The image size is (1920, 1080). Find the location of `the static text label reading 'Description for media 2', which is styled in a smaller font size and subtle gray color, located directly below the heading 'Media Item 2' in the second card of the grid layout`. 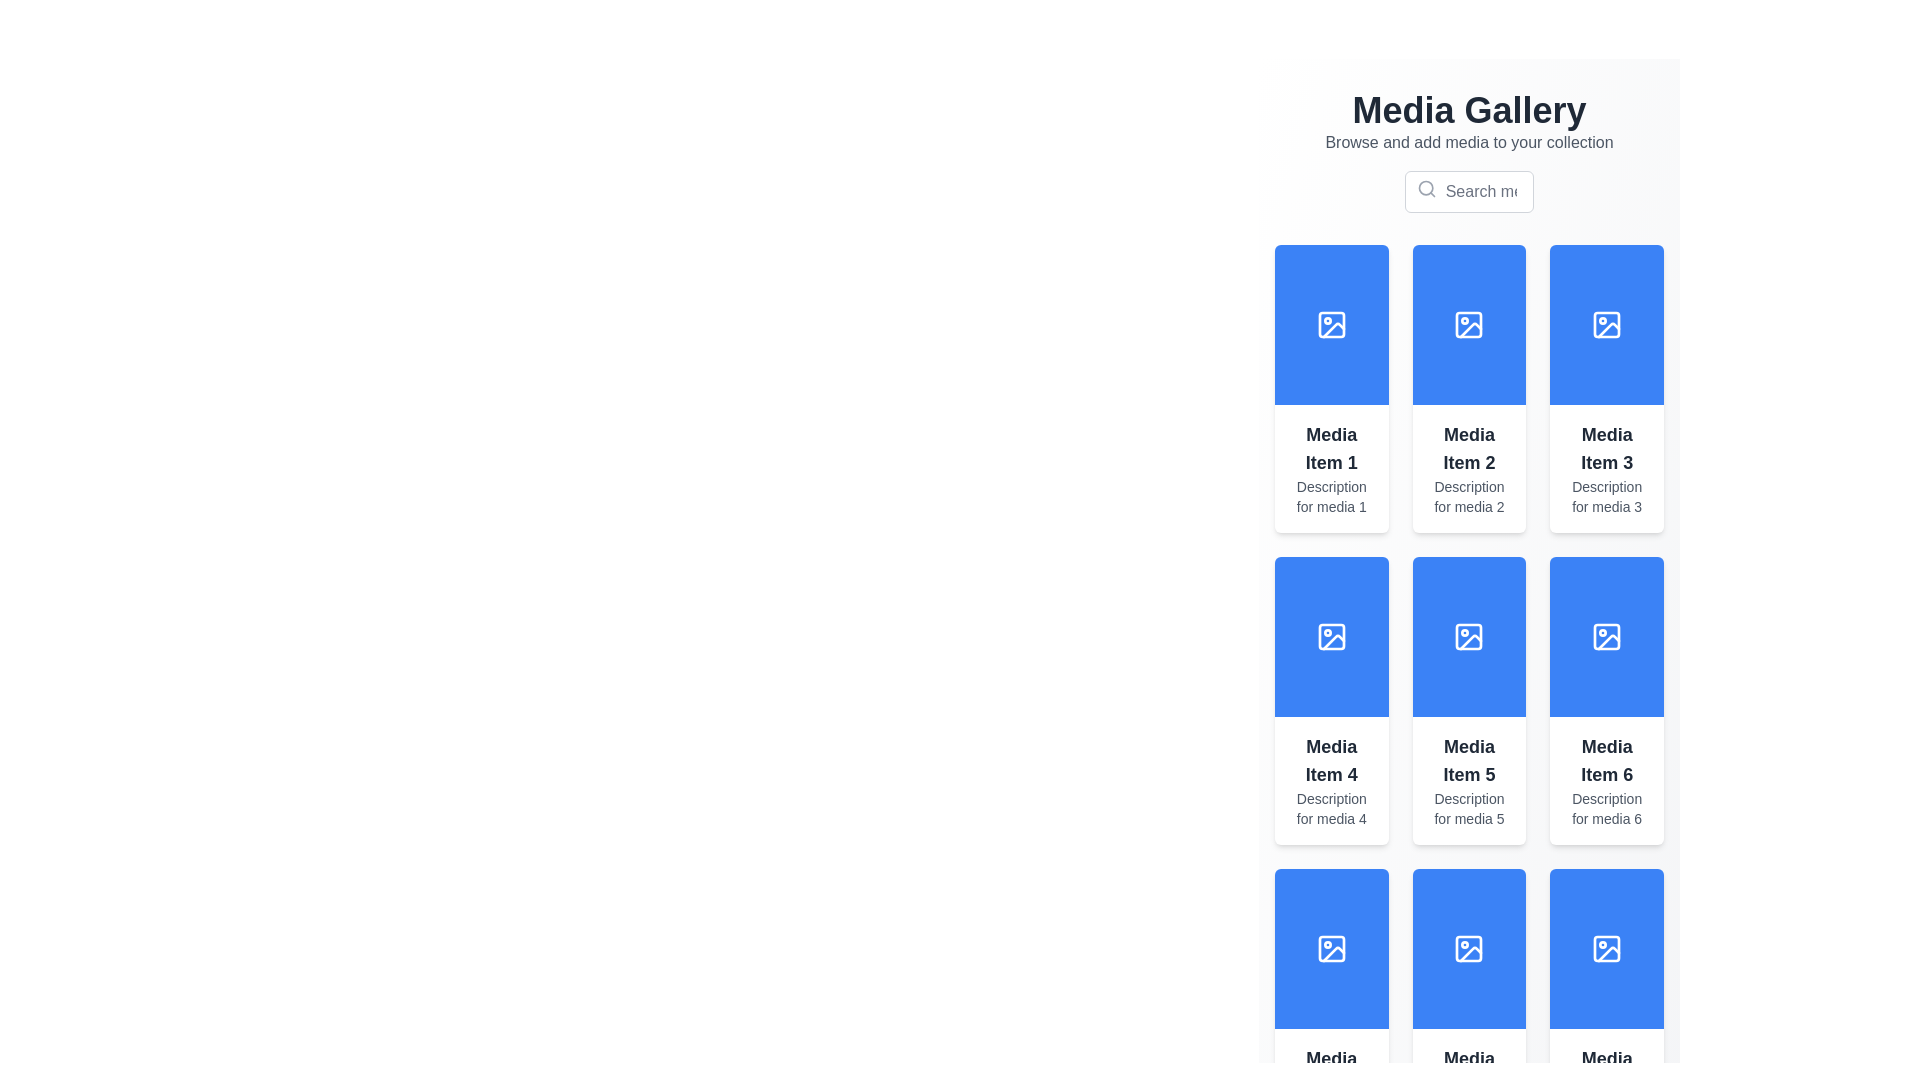

the static text label reading 'Description for media 2', which is styled in a smaller font size and subtle gray color, located directly below the heading 'Media Item 2' in the second card of the grid layout is located at coordinates (1469, 496).